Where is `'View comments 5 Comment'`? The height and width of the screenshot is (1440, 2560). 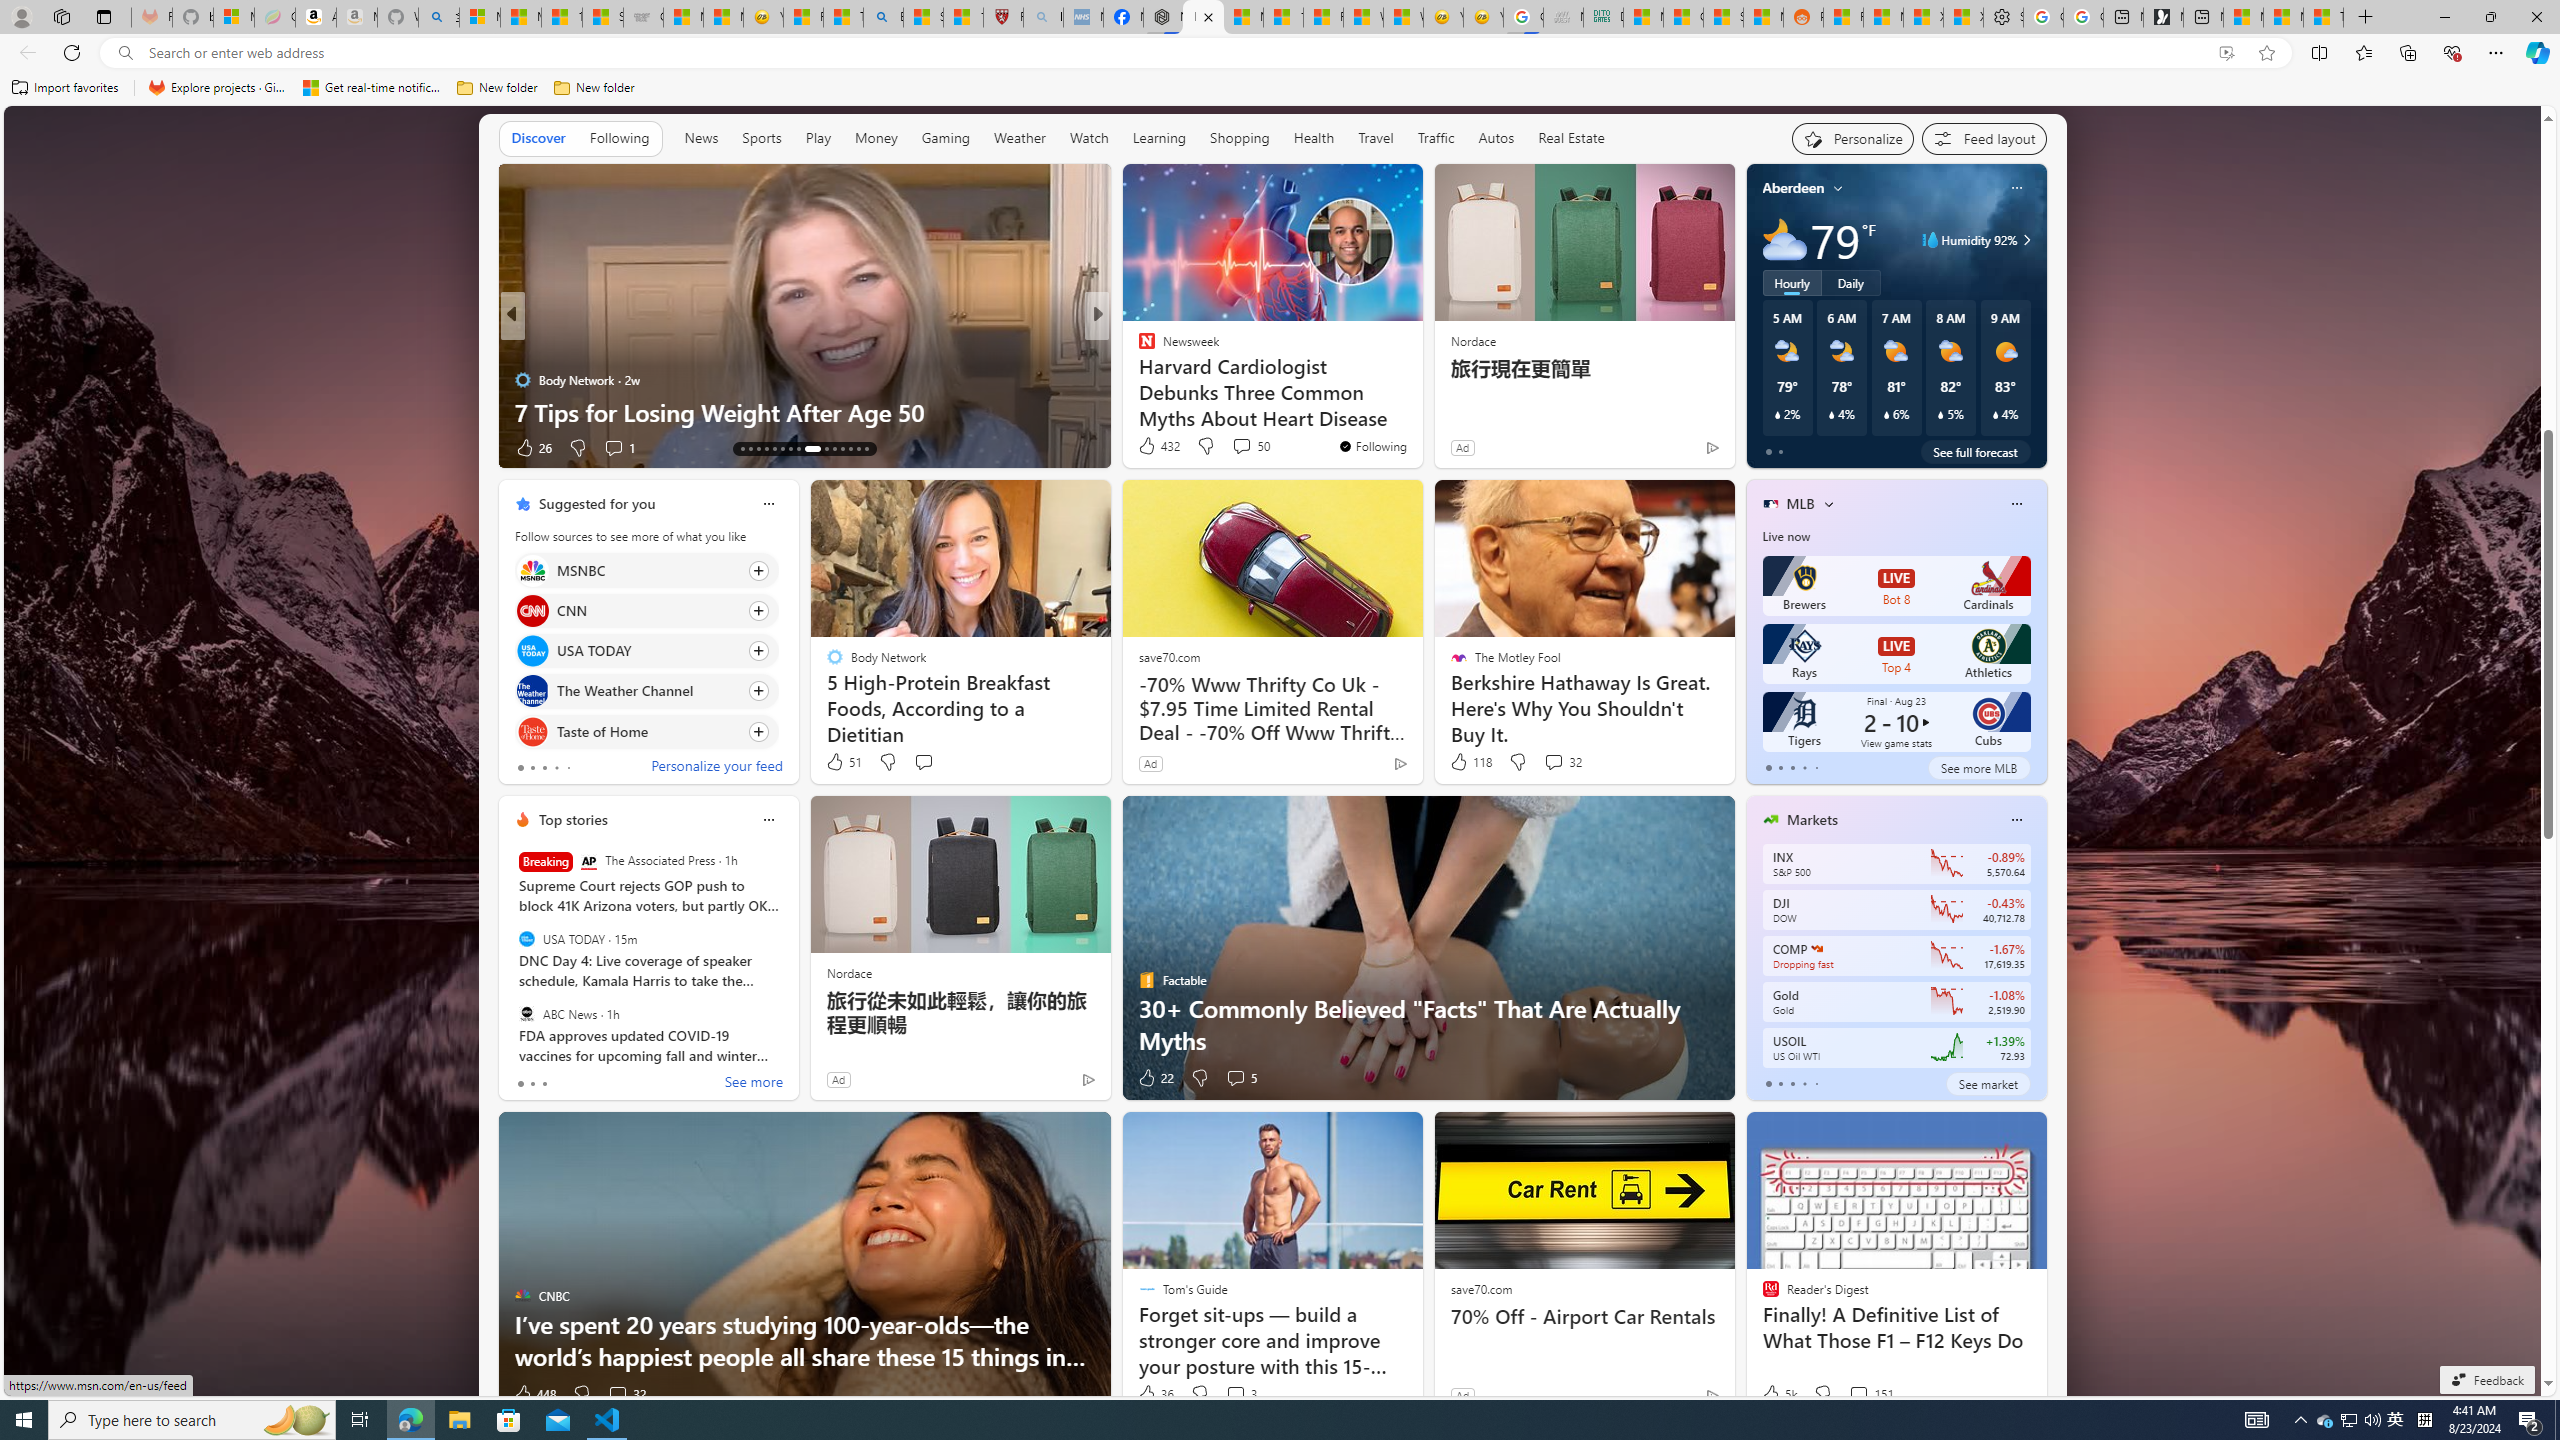 'View comments 5 Comment' is located at coordinates (1239, 1076).